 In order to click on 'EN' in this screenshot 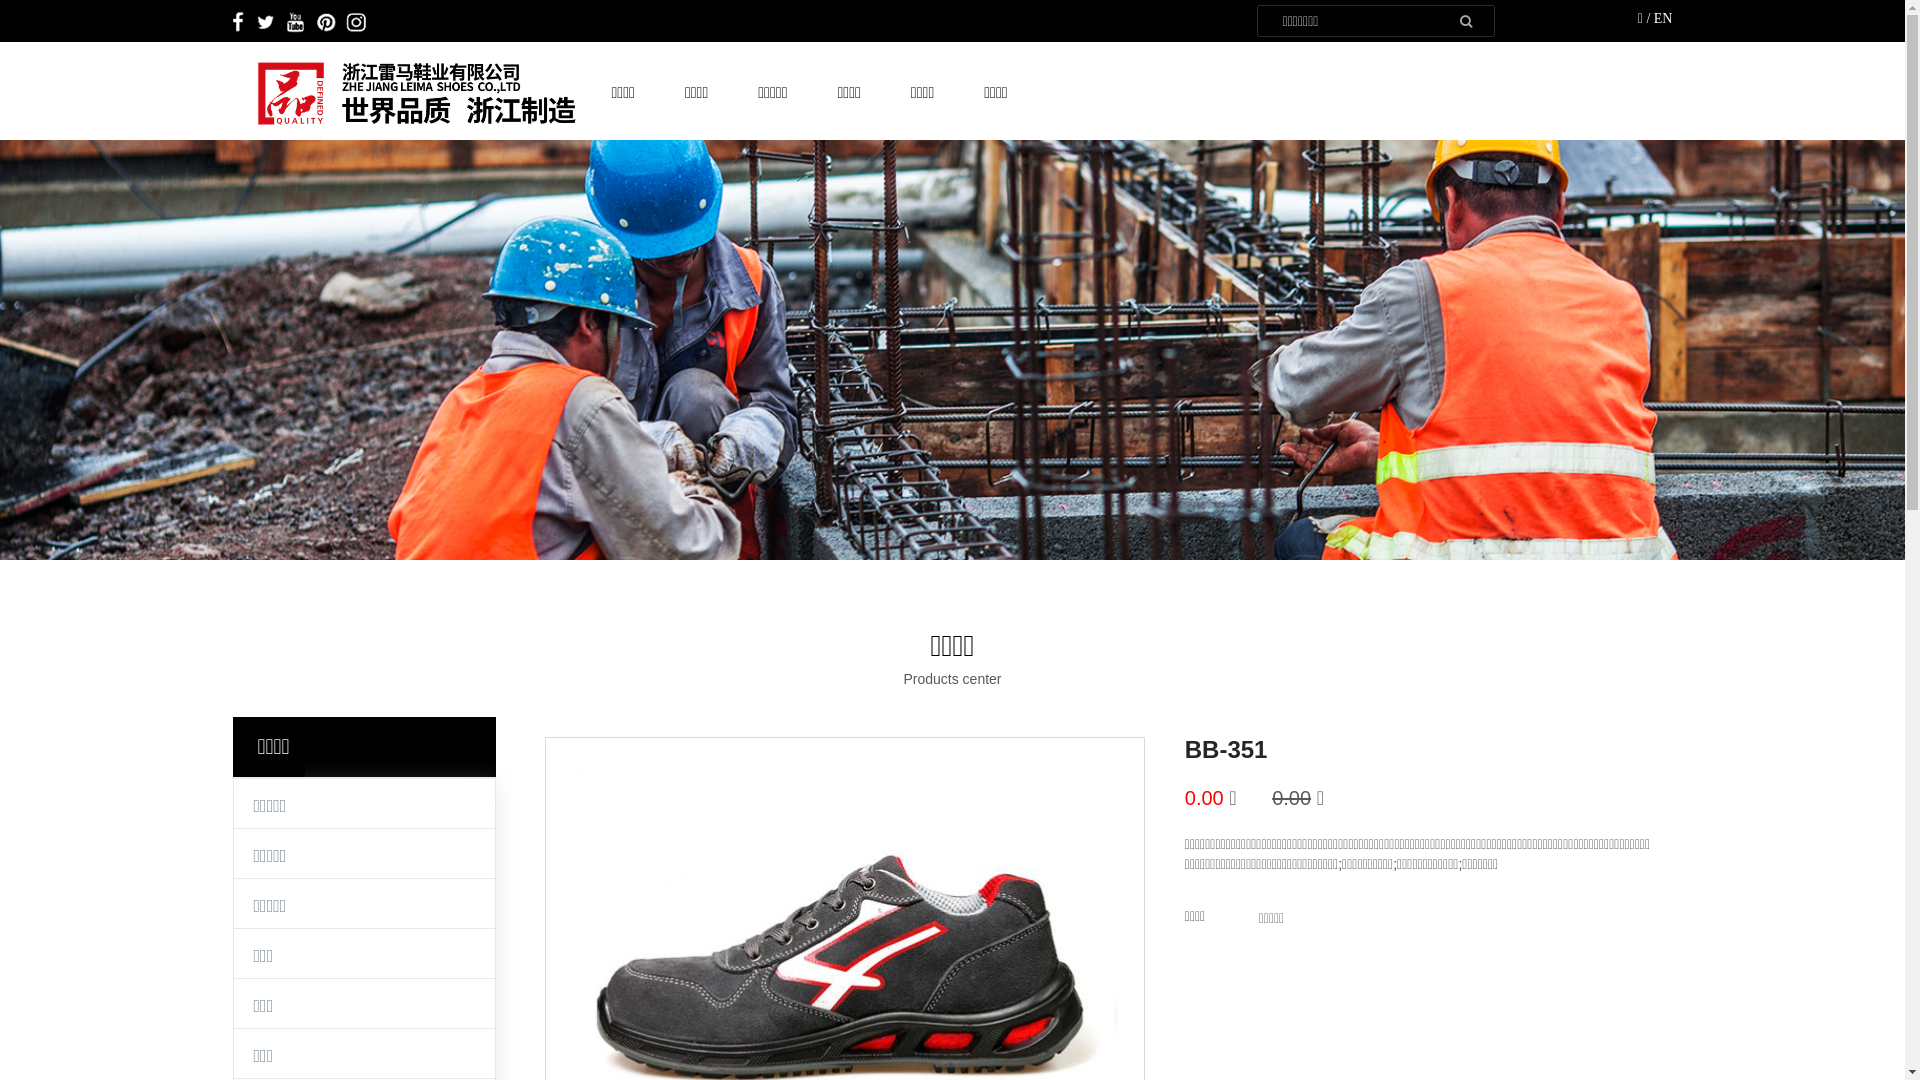, I will do `click(1654, 18)`.